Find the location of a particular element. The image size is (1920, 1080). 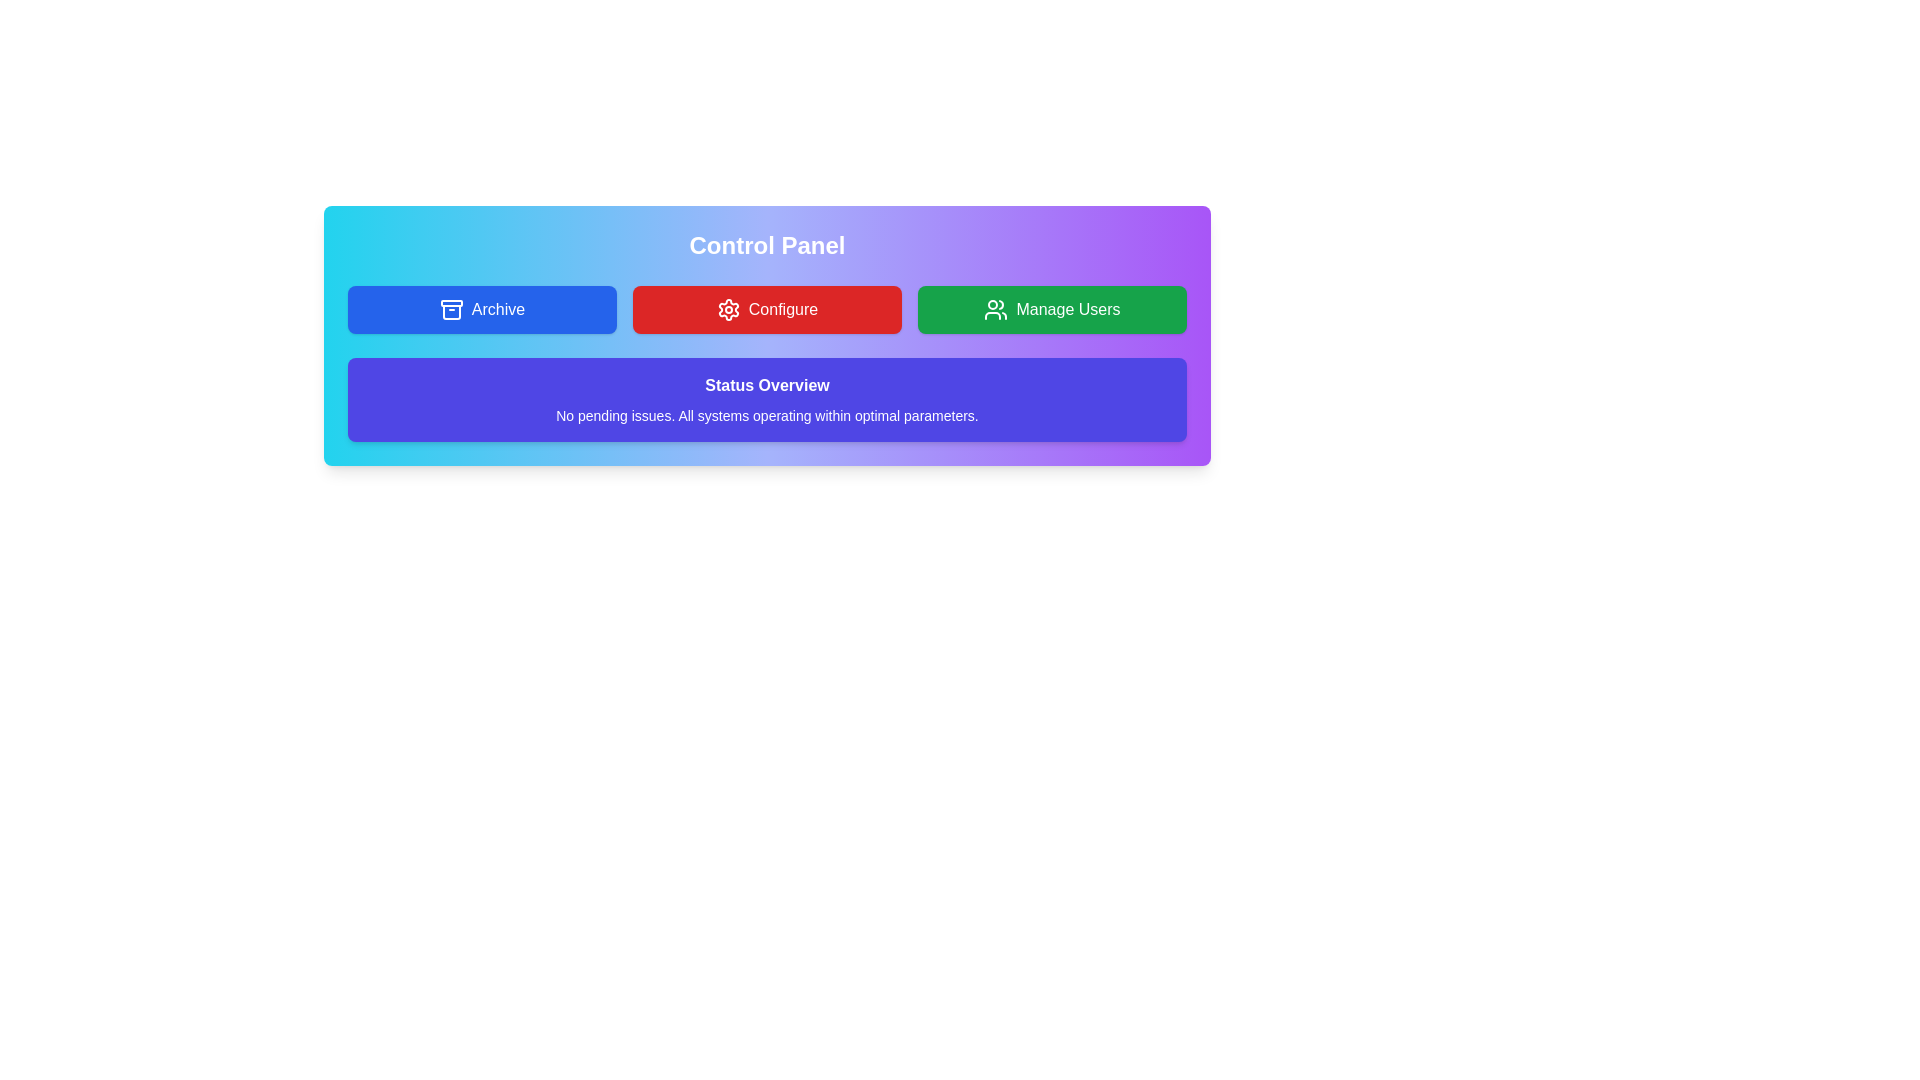

the green rectangular button labeled 'Manage Users' featuring a user icon, positioned as the third button in a horizontal row of buttons is located at coordinates (1051, 309).